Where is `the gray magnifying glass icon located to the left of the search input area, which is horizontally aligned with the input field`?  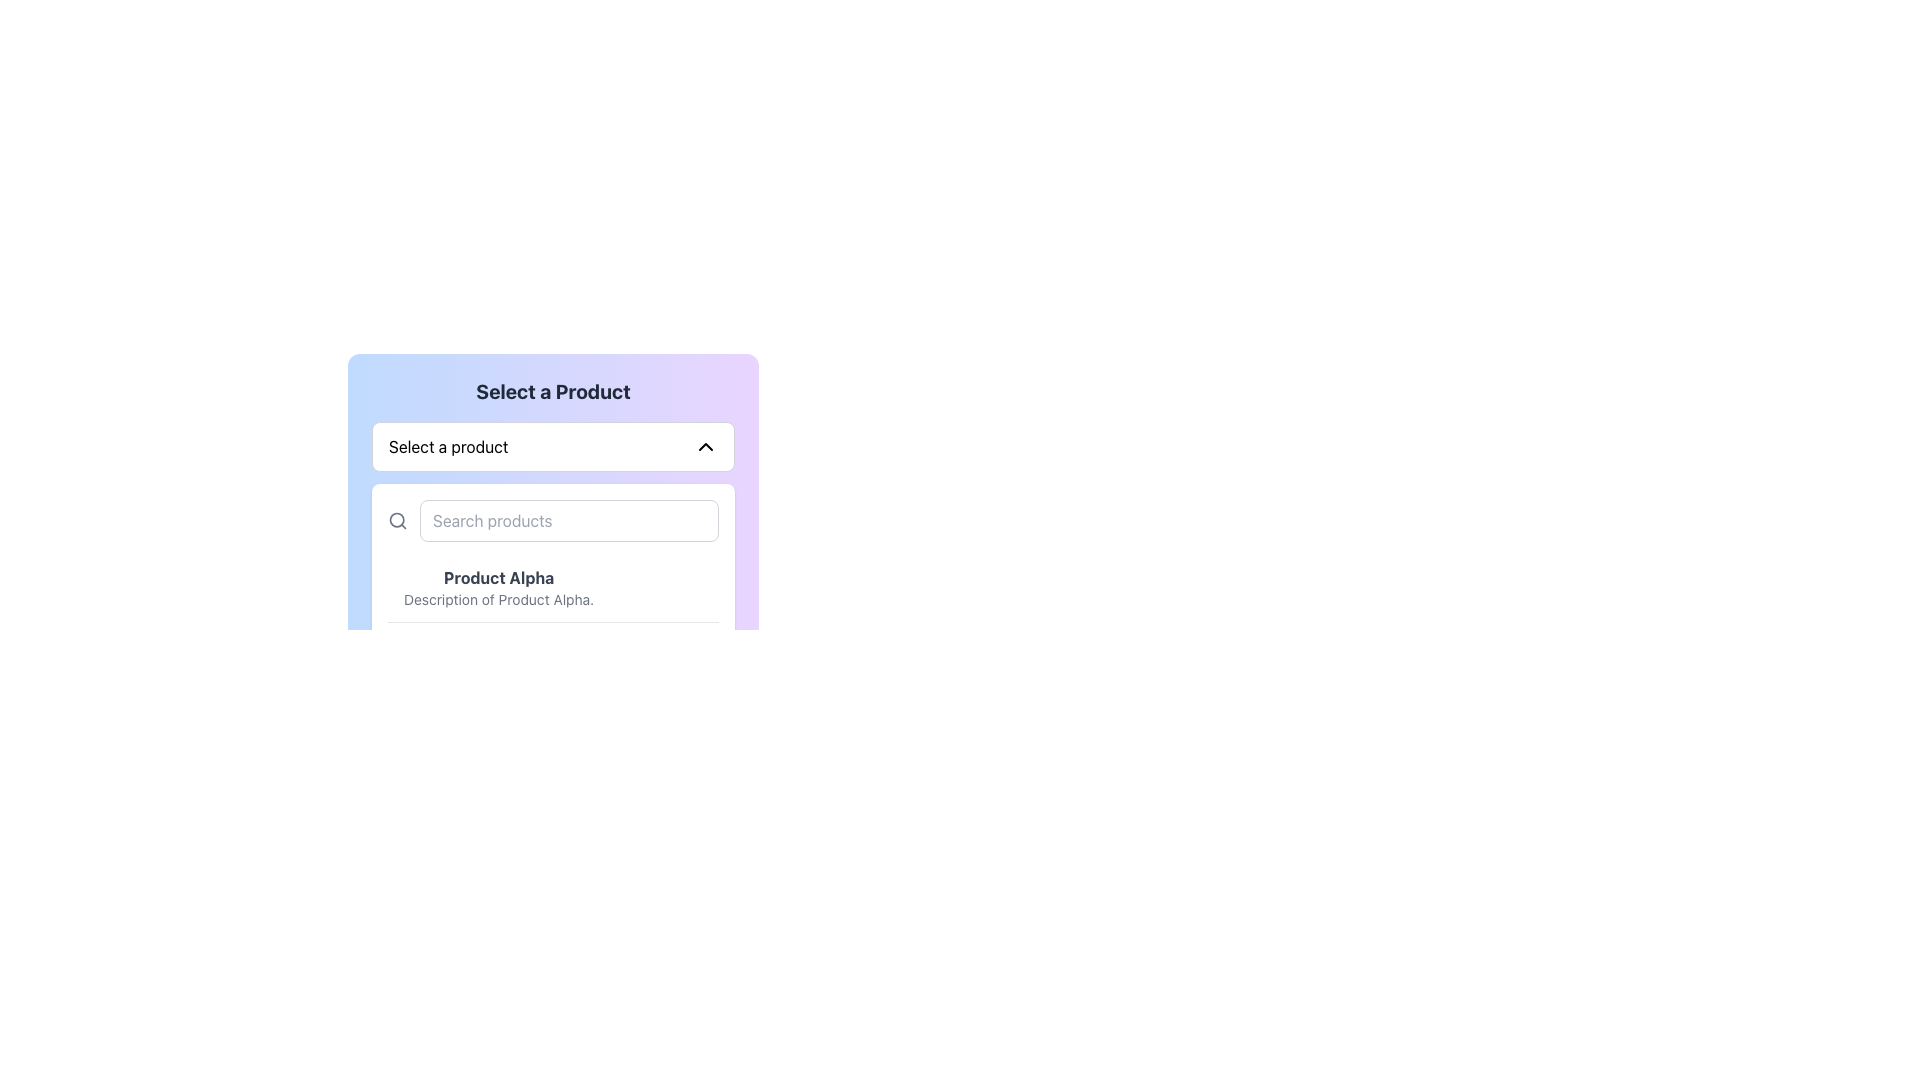 the gray magnifying glass icon located to the left of the search input area, which is horizontally aligned with the input field is located at coordinates (398, 519).